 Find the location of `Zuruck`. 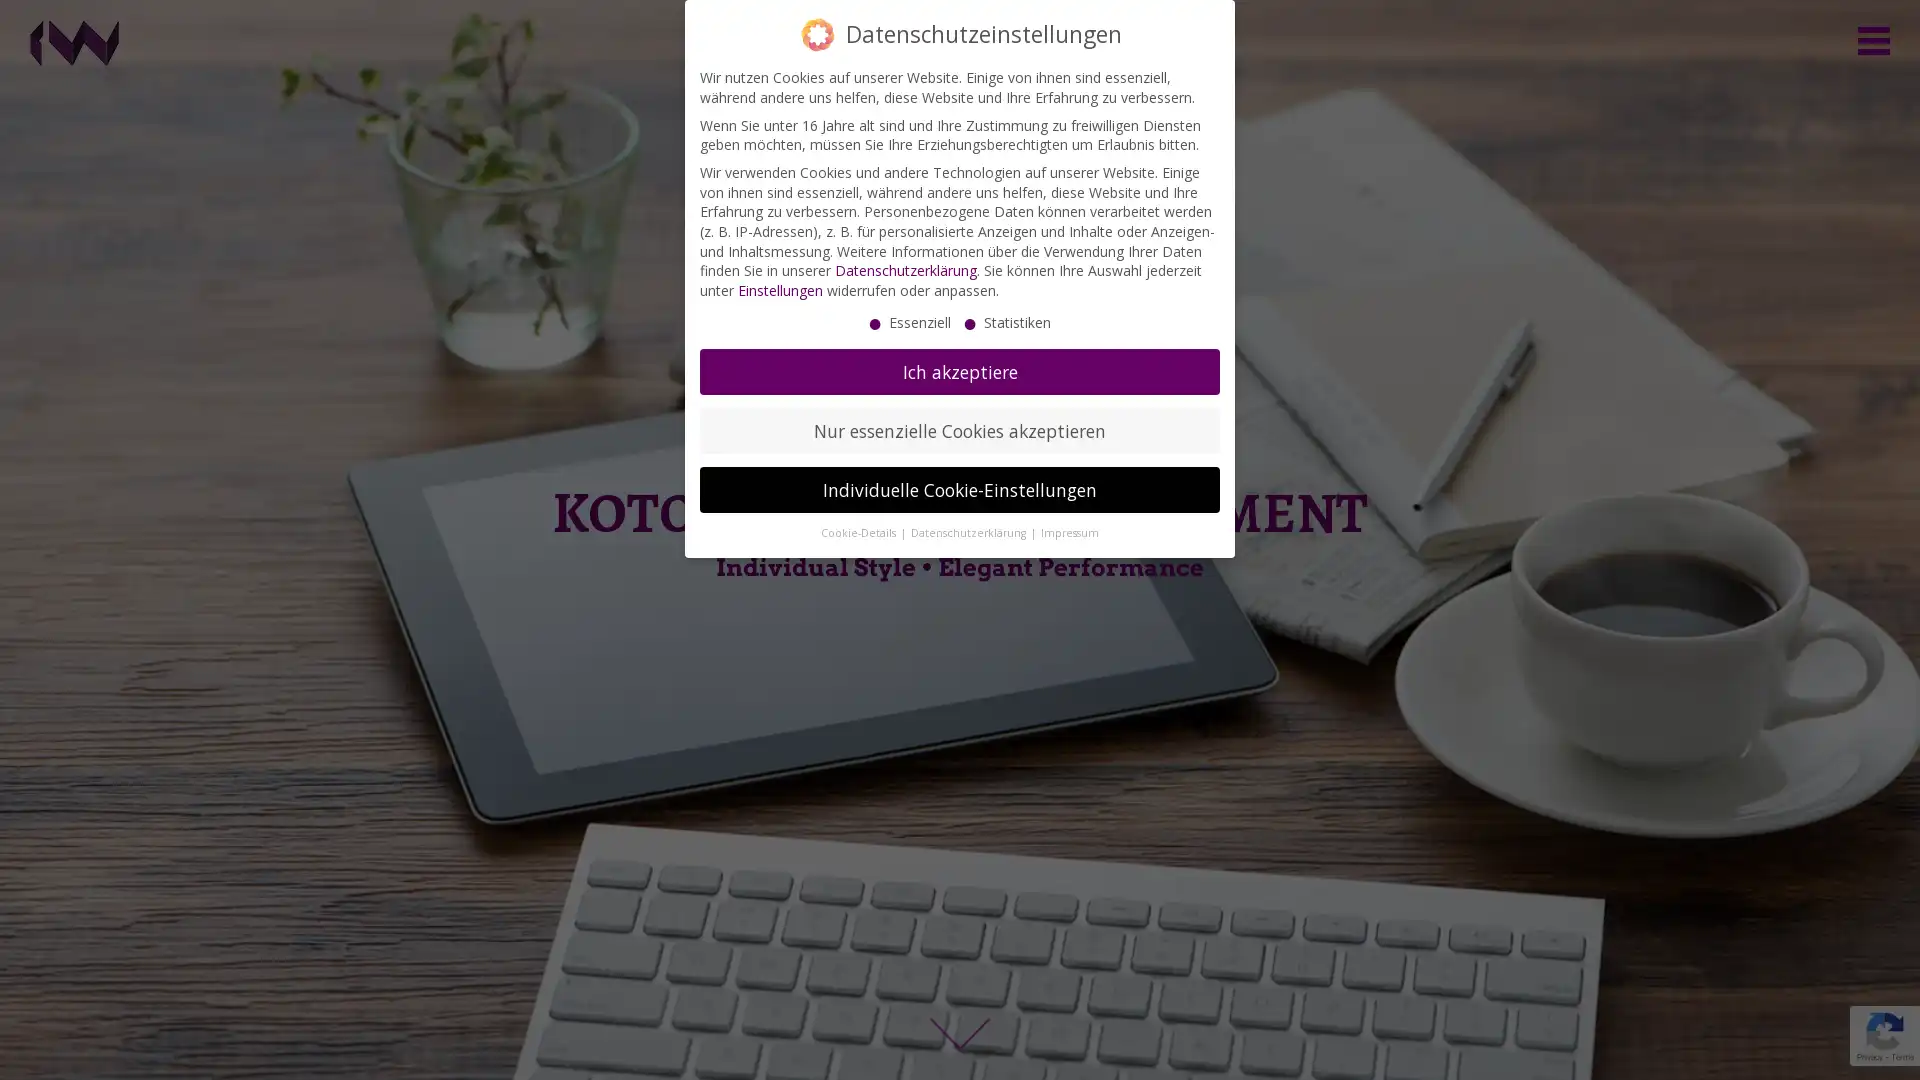

Zuruck is located at coordinates (1200, 879).